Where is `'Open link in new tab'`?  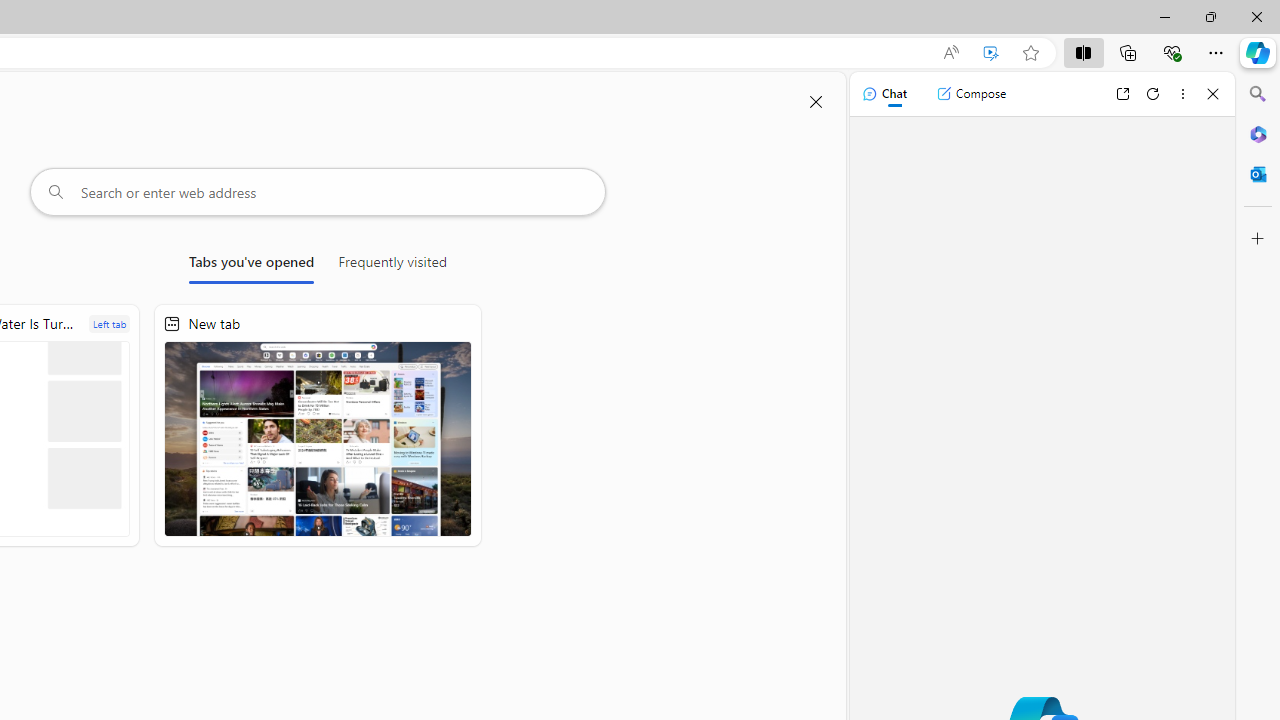 'Open link in new tab' is located at coordinates (1122, 93).